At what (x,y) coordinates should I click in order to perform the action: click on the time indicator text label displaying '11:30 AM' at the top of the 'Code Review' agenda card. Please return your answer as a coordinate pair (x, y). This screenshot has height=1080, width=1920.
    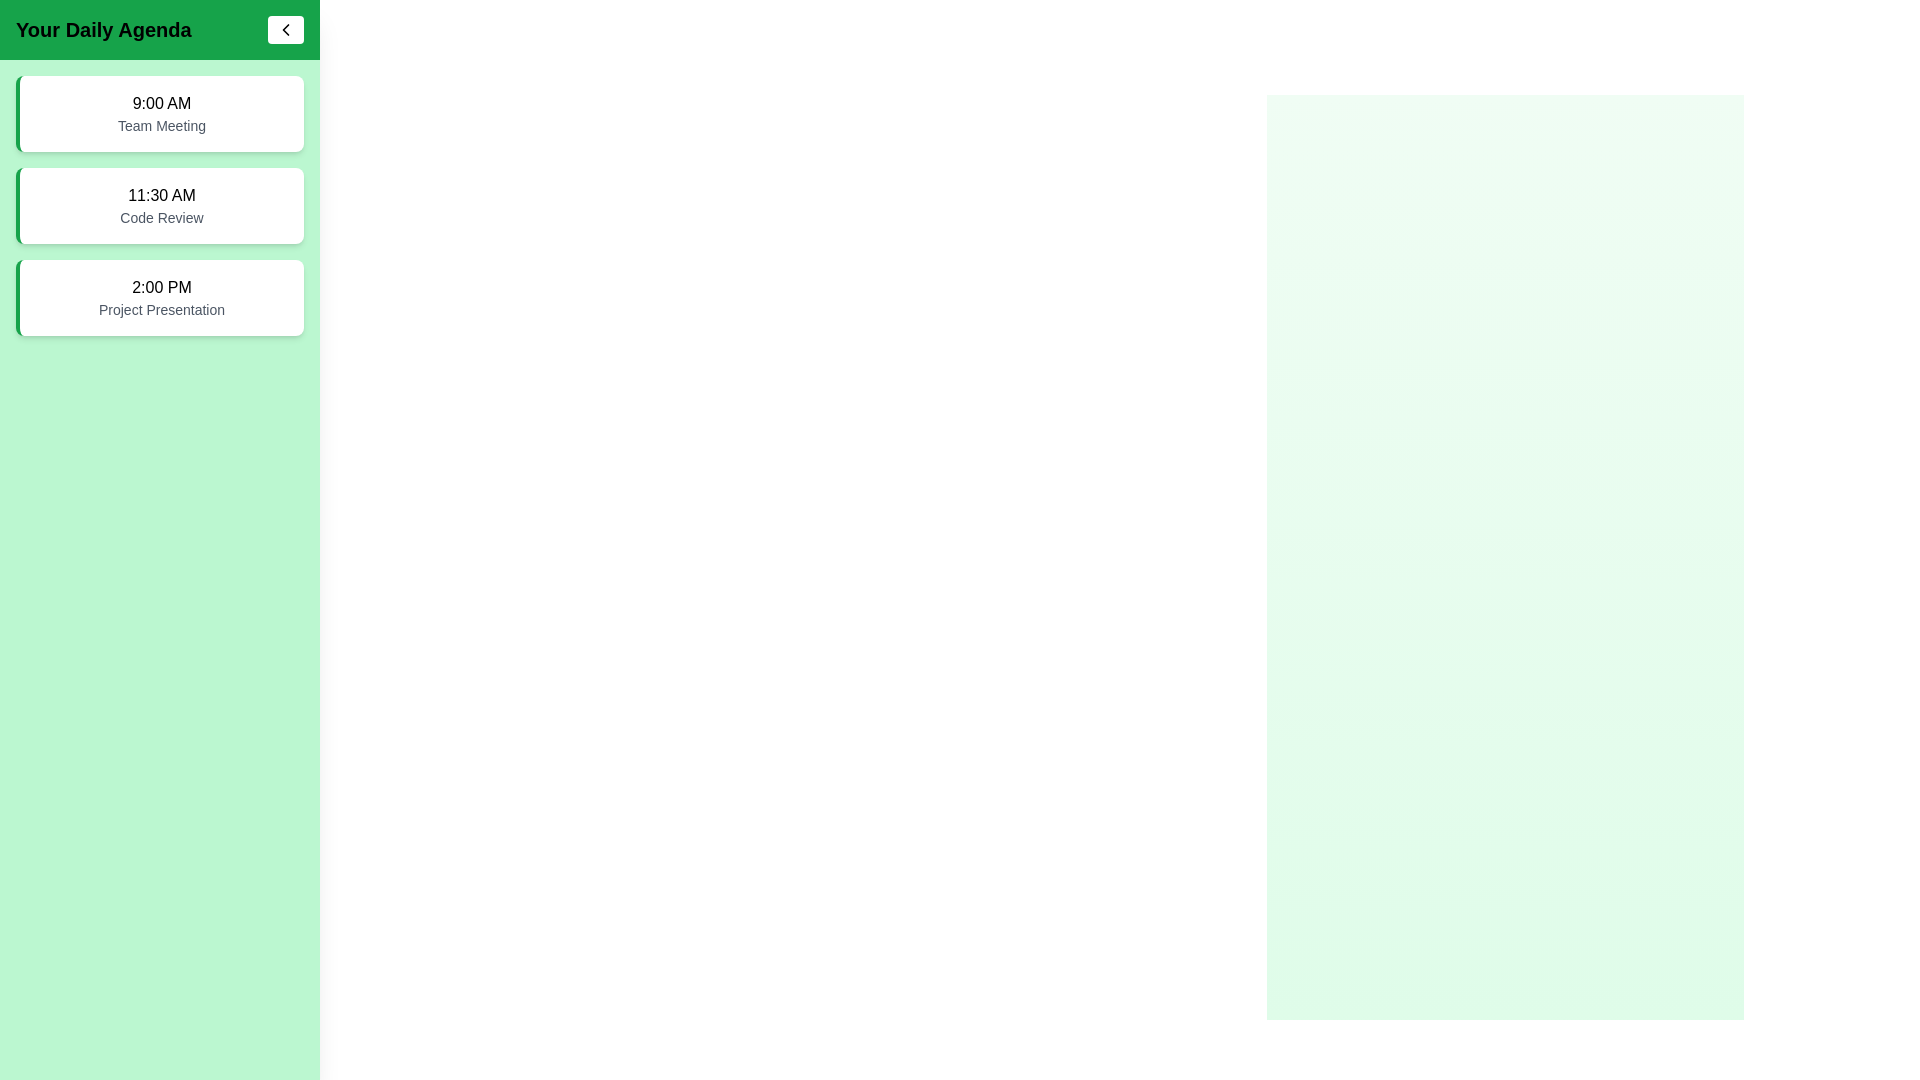
    Looking at the image, I should click on (162, 196).